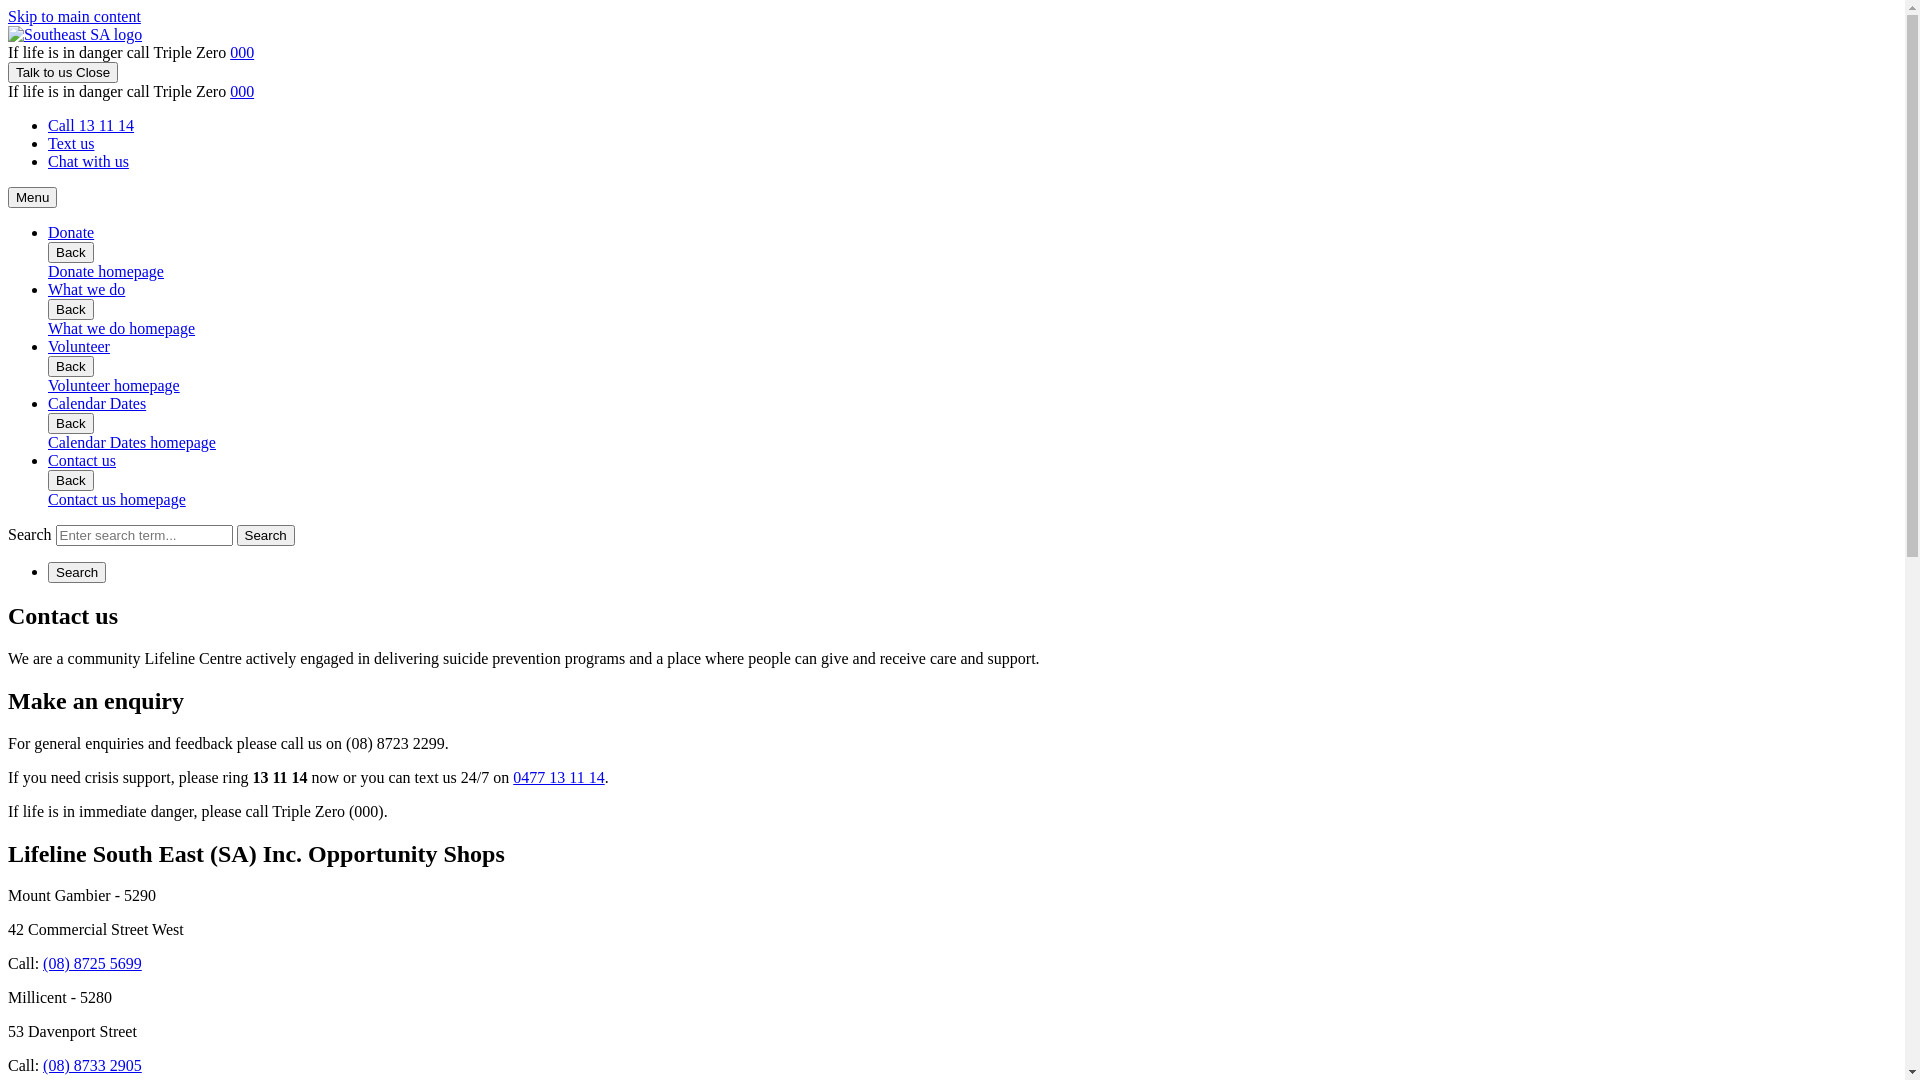 This screenshot has width=1920, height=1080. What do you see at coordinates (71, 480) in the screenshot?
I see `'Back'` at bounding box center [71, 480].